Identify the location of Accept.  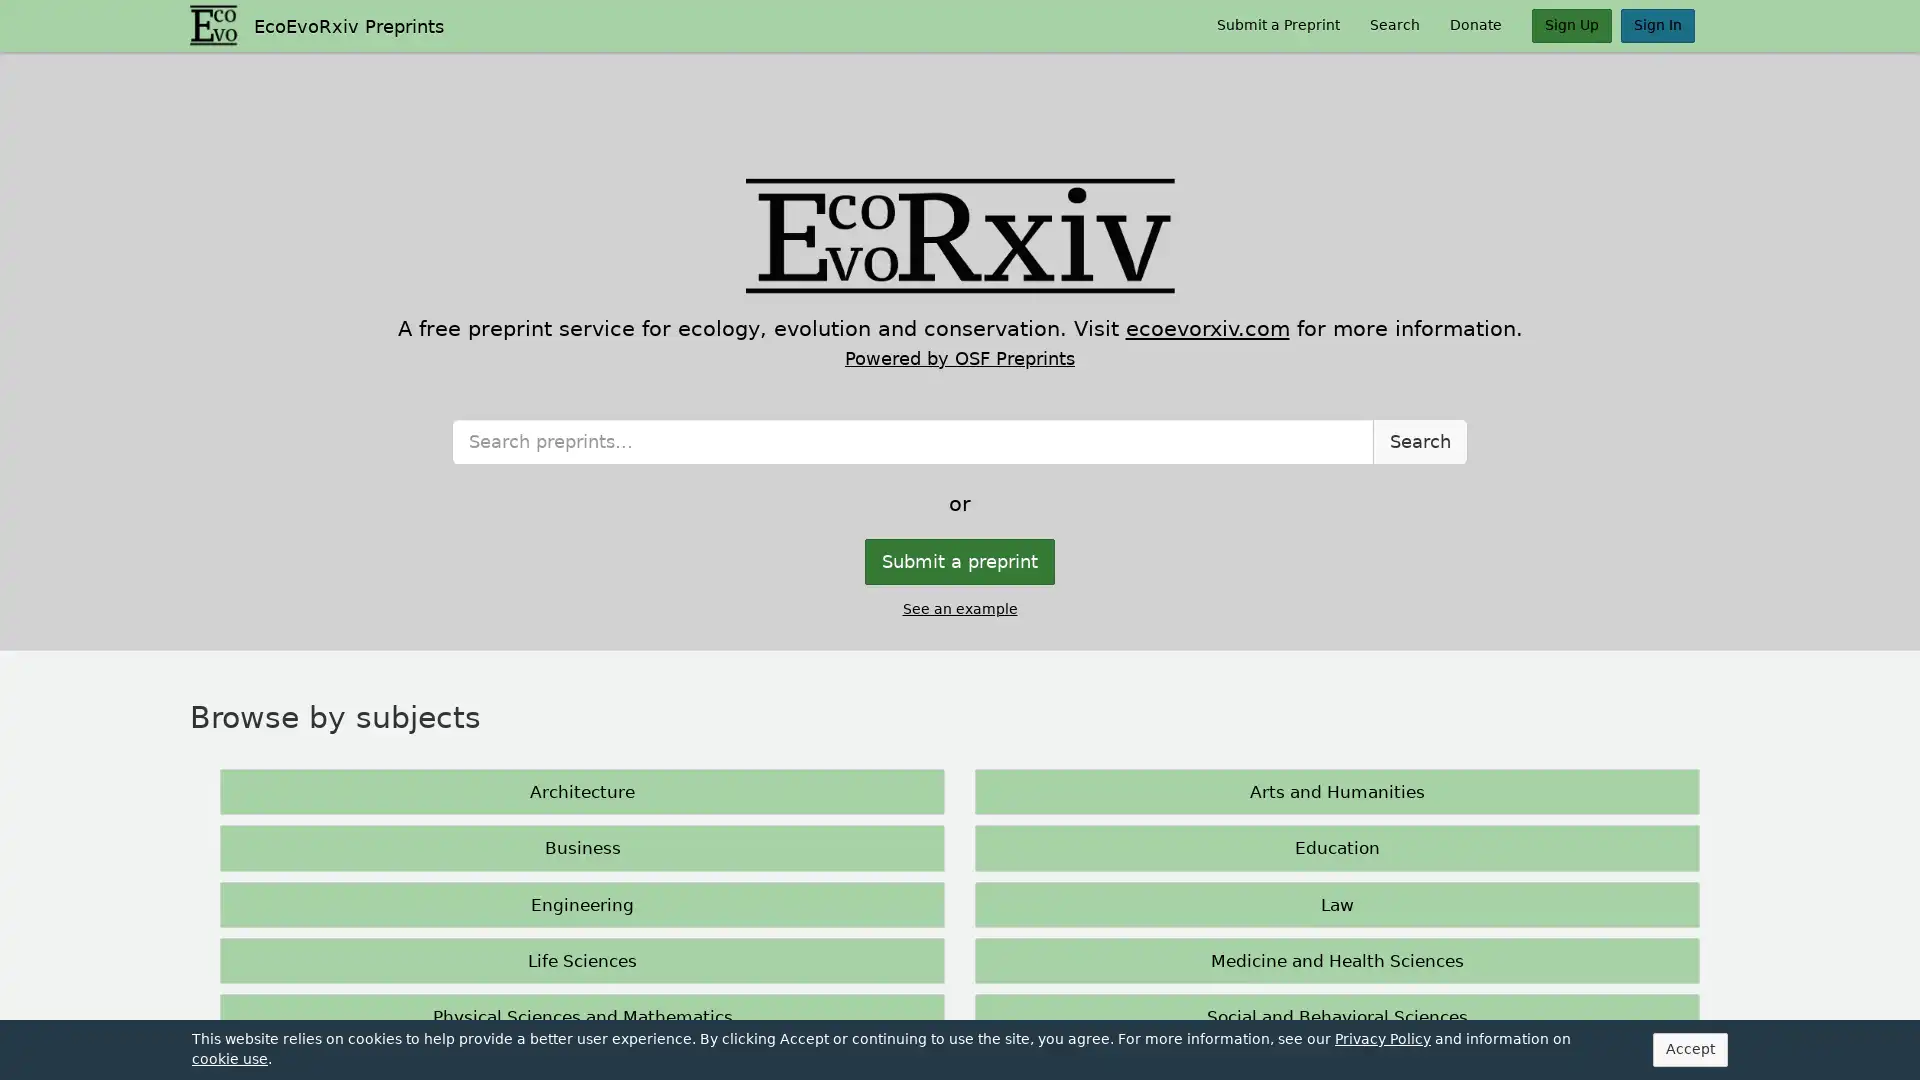
(1607, 1052).